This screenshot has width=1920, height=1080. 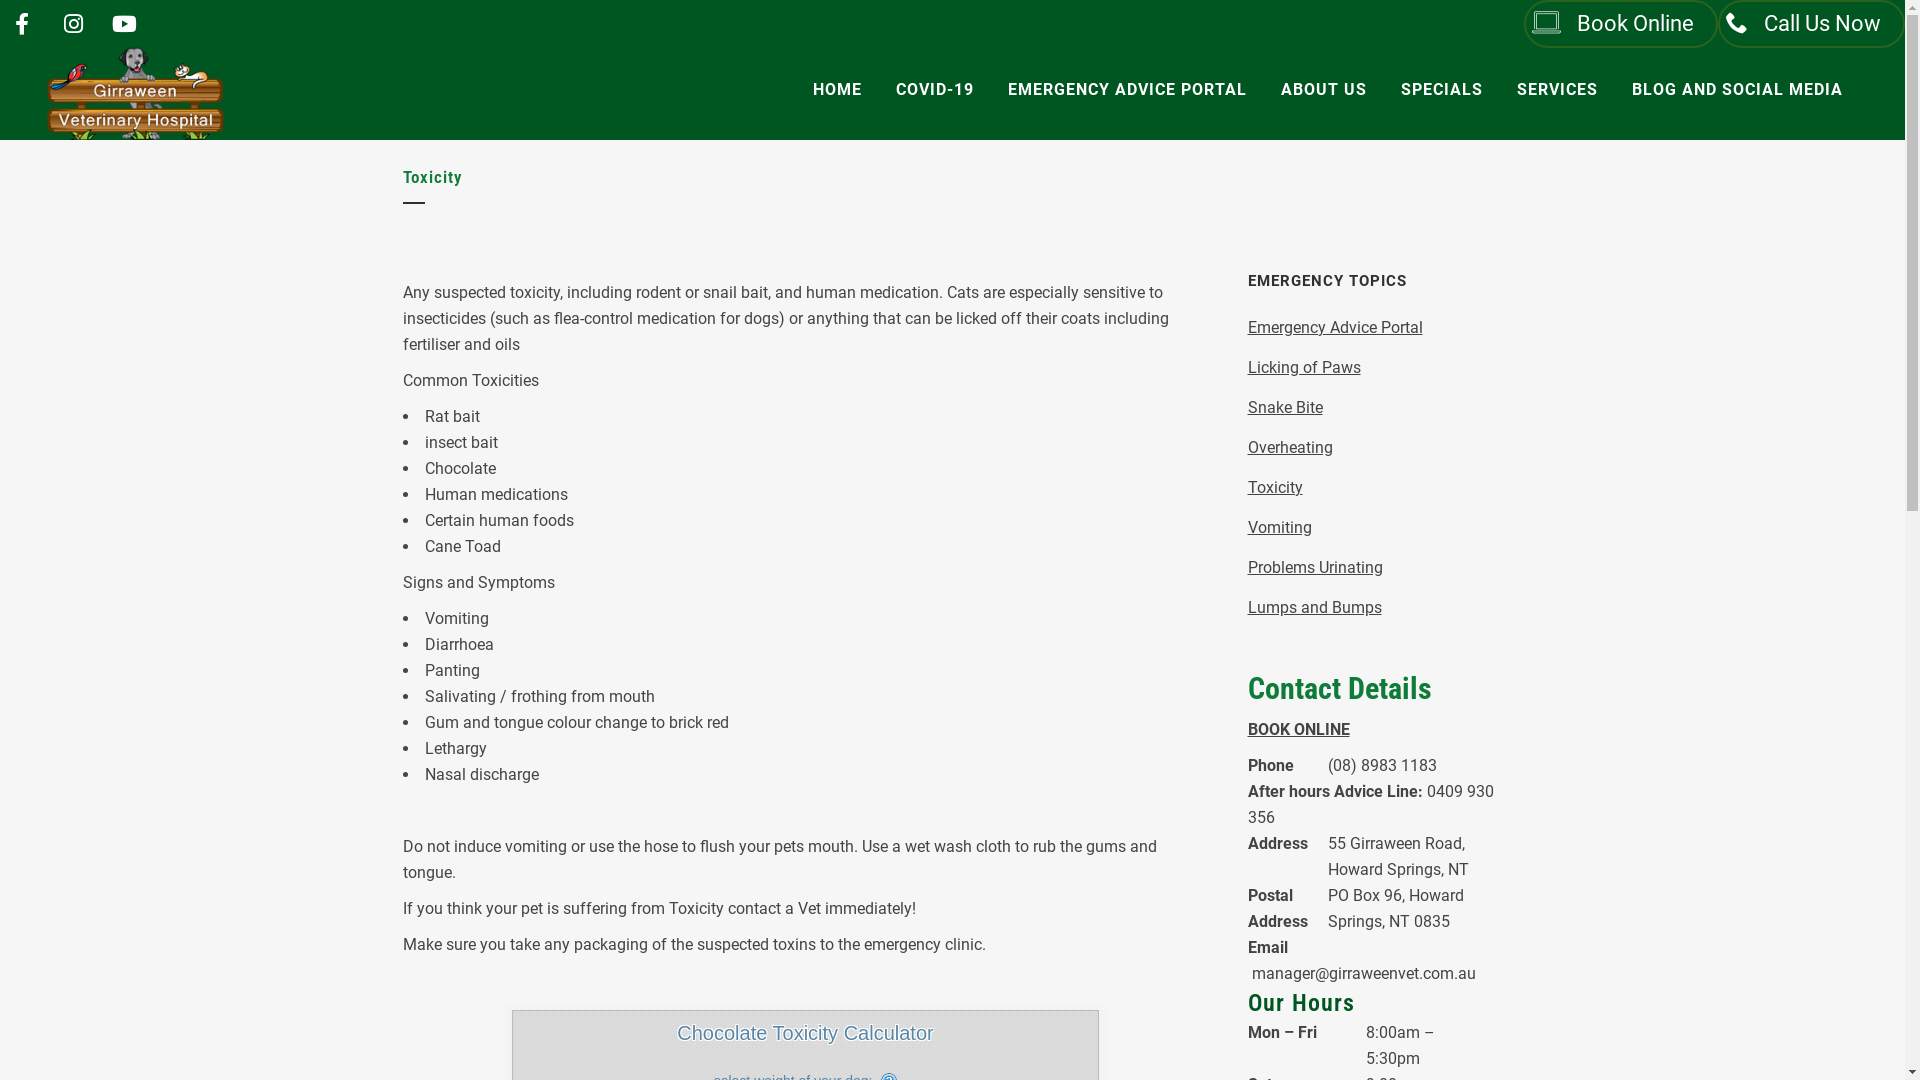 I want to click on 'BLOG AND SOCIAL MEDIA', so click(x=1736, y=88).